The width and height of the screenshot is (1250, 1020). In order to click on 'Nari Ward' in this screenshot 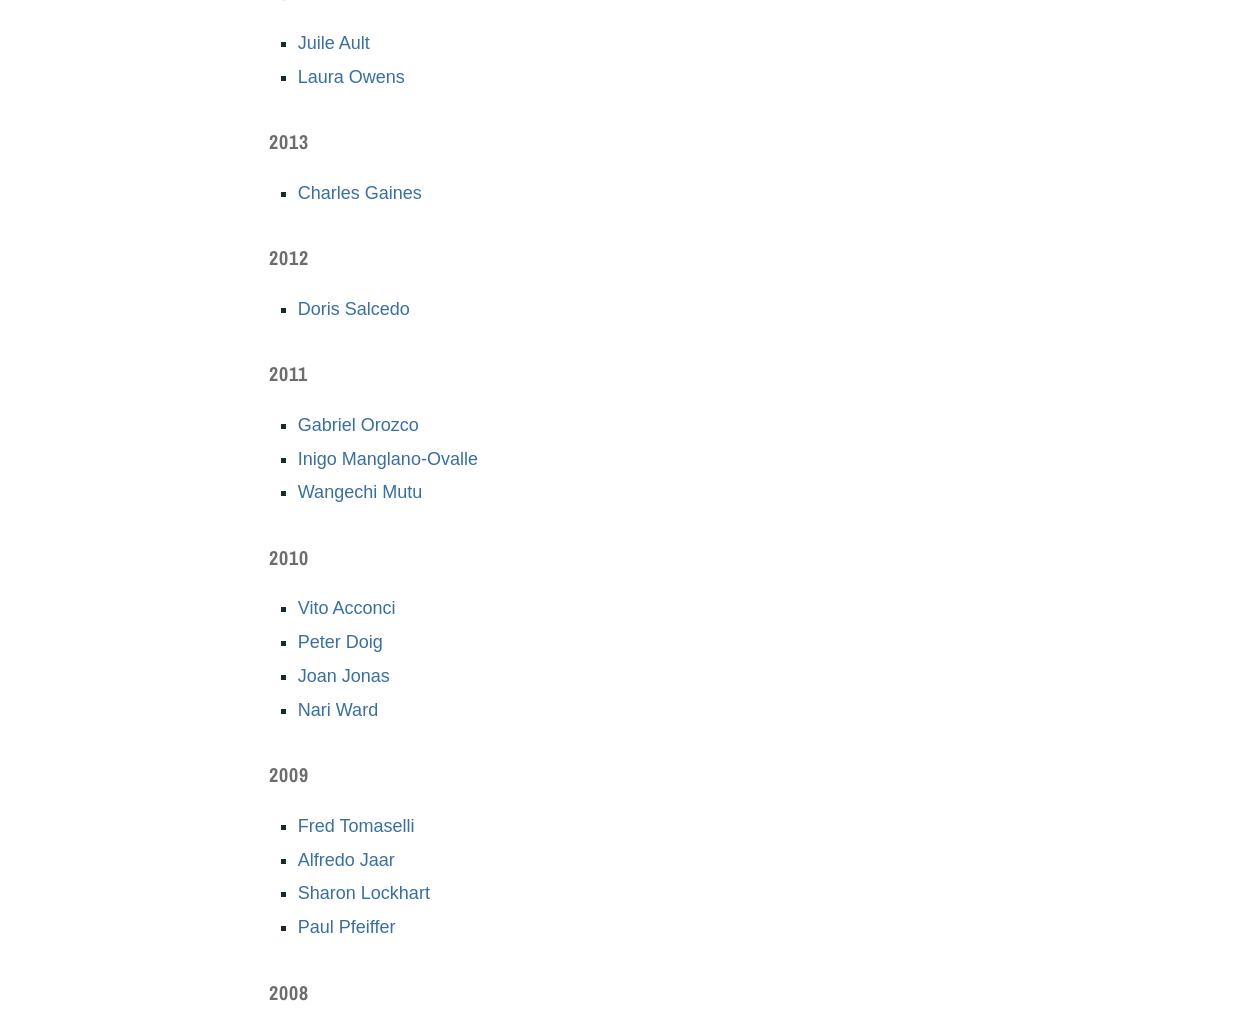, I will do `click(336, 708)`.